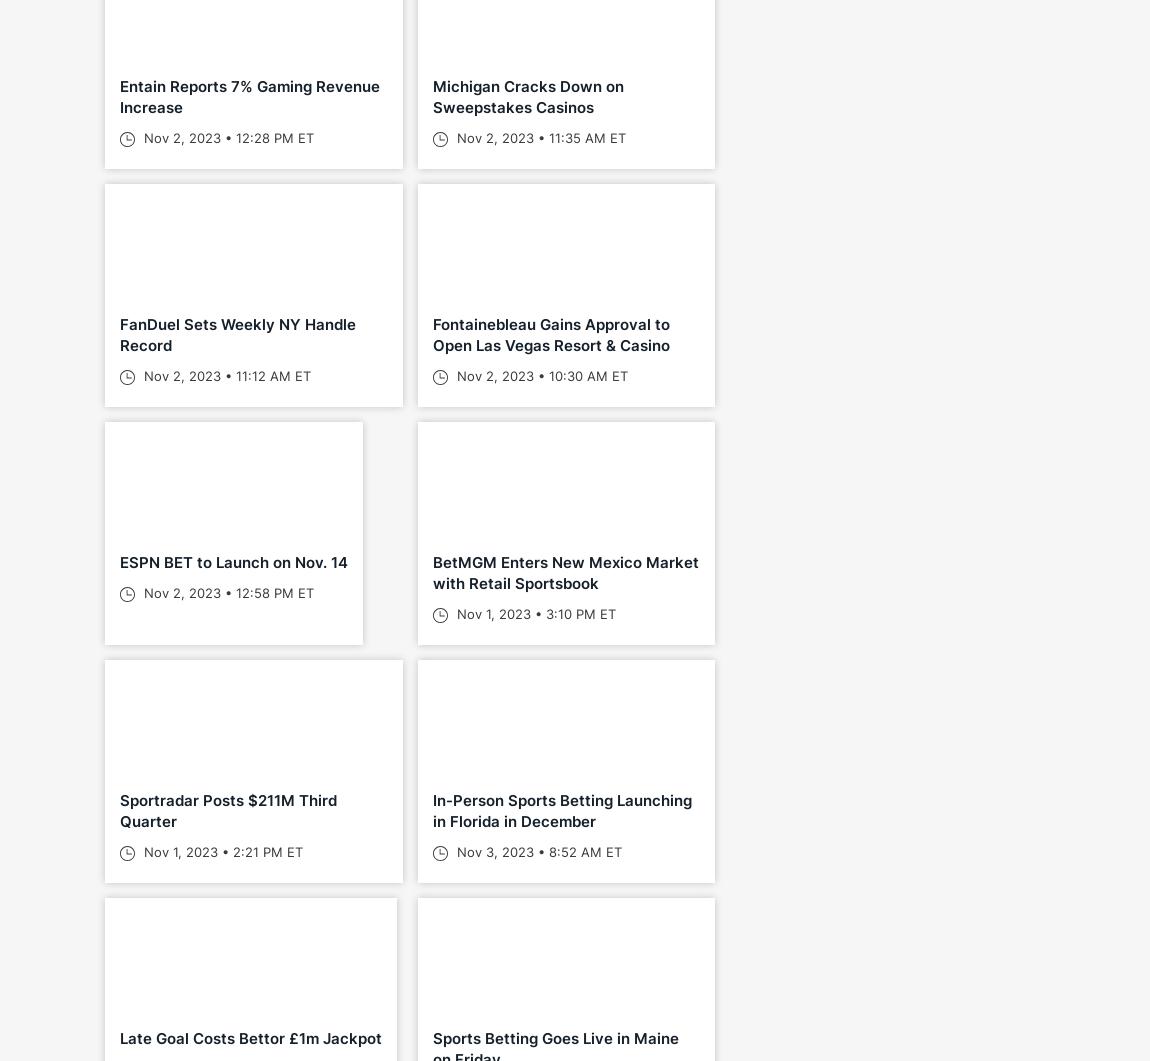 Image resolution: width=1150 pixels, height=1061 pixels. Describe the element at coordinates (226, 591) in the screenshot. I see `'Nov 2, 2023 • 12:58 PM ET'` at that location.